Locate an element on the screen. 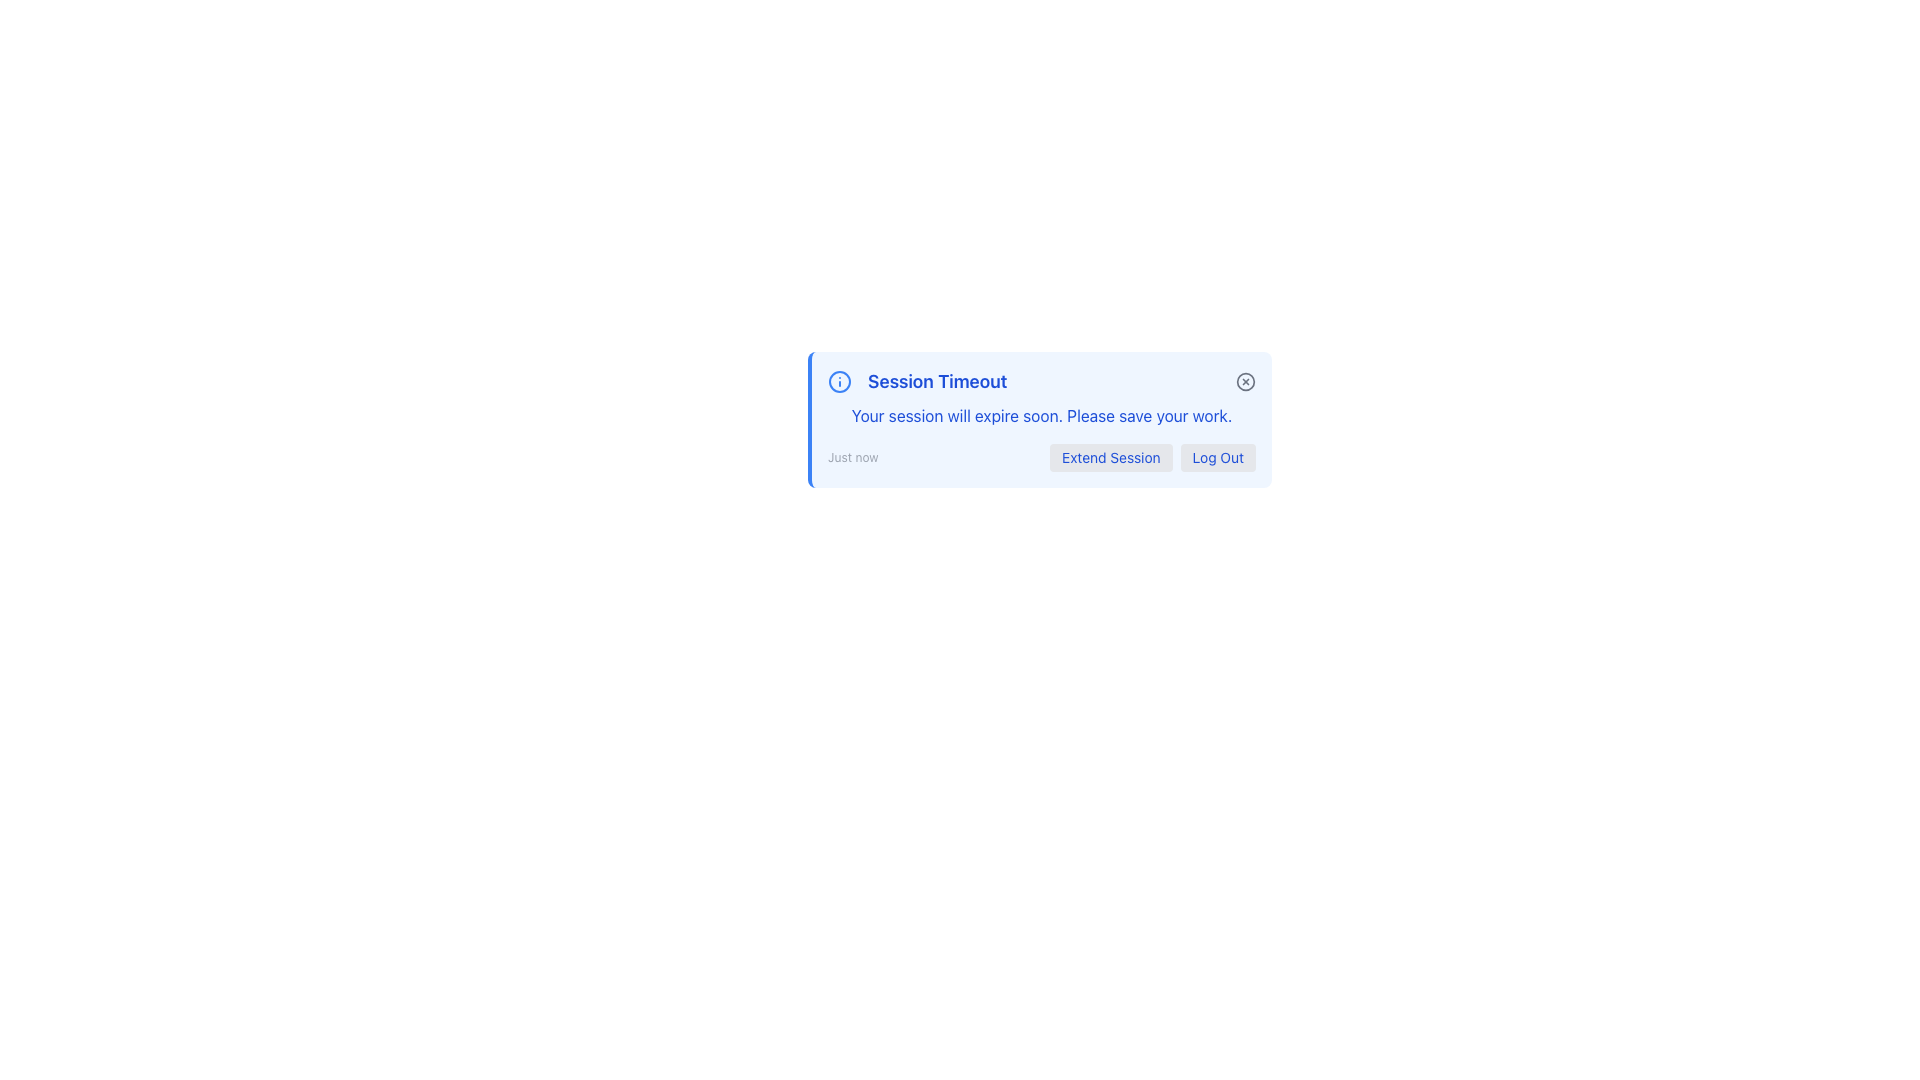  the 'Extend Session' button, which is the leftmost button in a group of two buttons located near the bottom of a modal dialog box, featuring blue text on a light gray background is located at coordinates (1110, 458).